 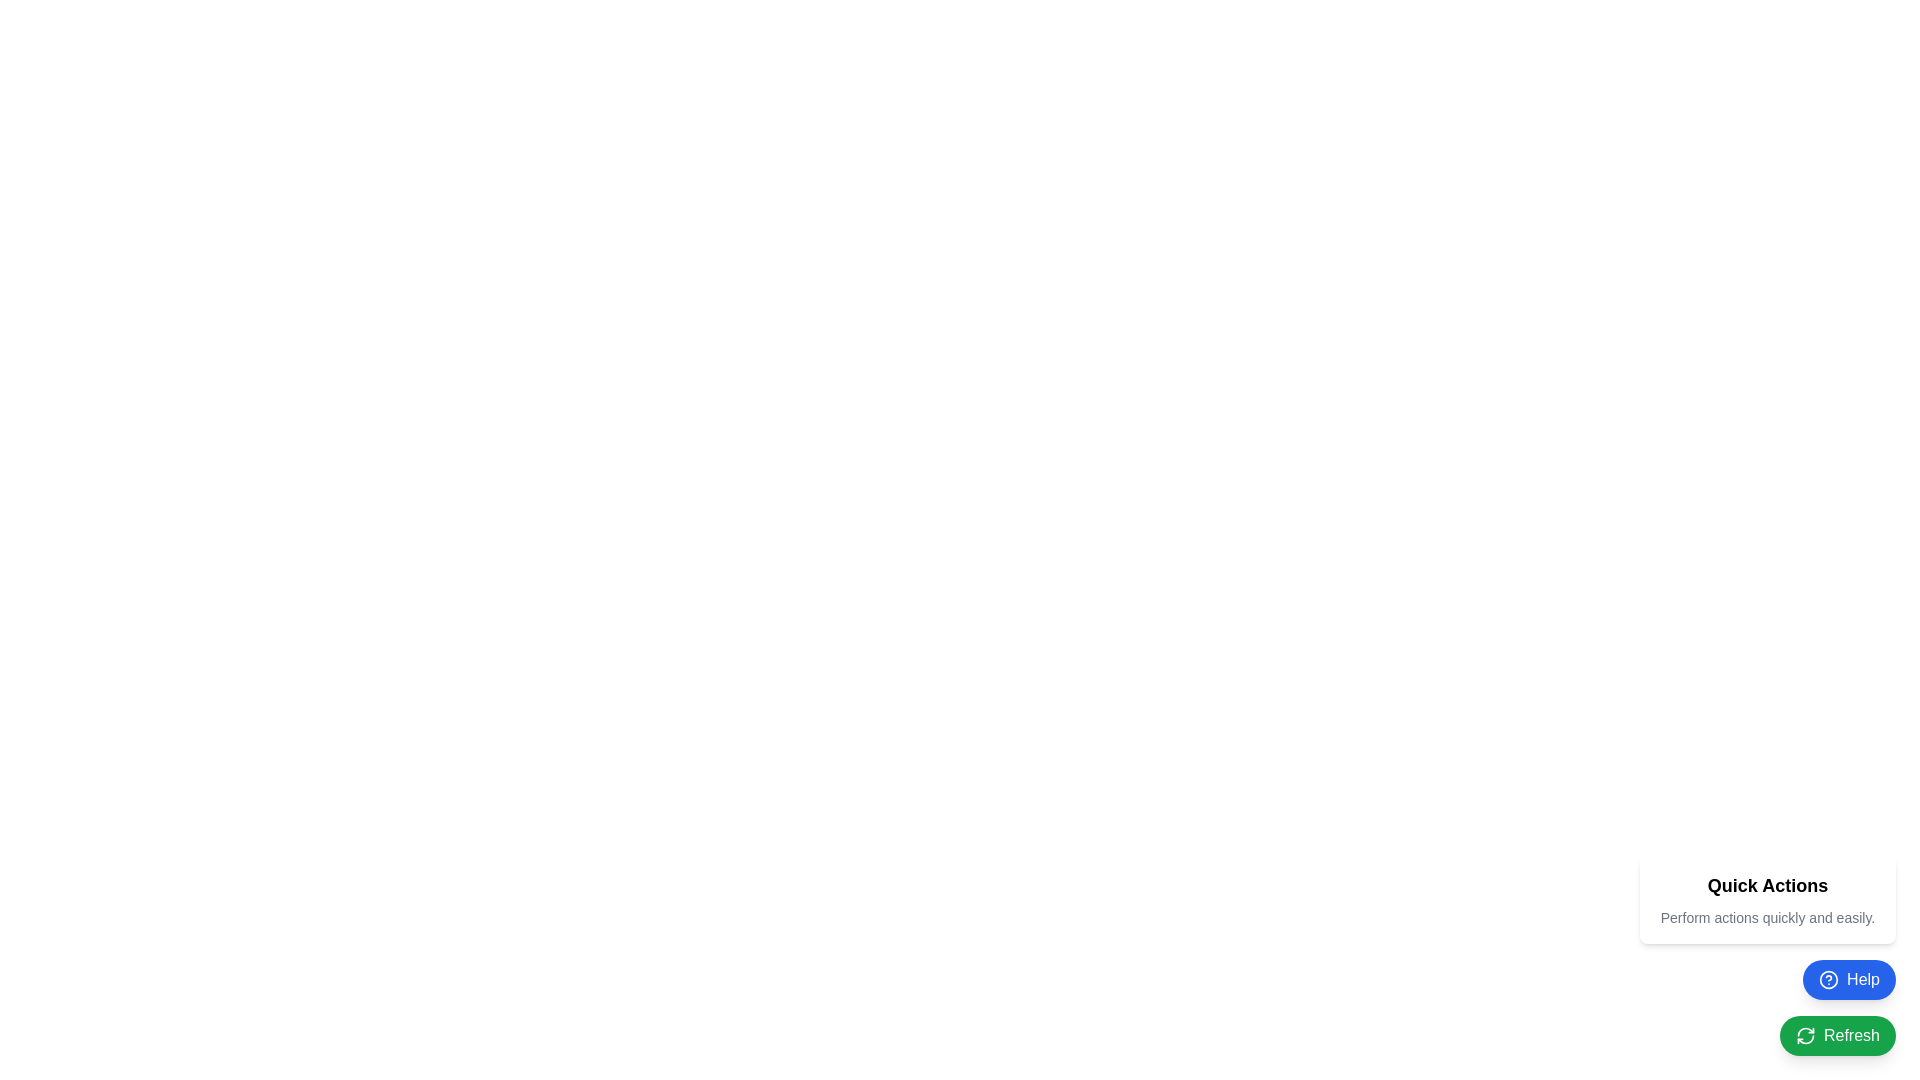 I want to click on the circular question mark icon within the blue 'Help' button, so click(x=1829, y=978).